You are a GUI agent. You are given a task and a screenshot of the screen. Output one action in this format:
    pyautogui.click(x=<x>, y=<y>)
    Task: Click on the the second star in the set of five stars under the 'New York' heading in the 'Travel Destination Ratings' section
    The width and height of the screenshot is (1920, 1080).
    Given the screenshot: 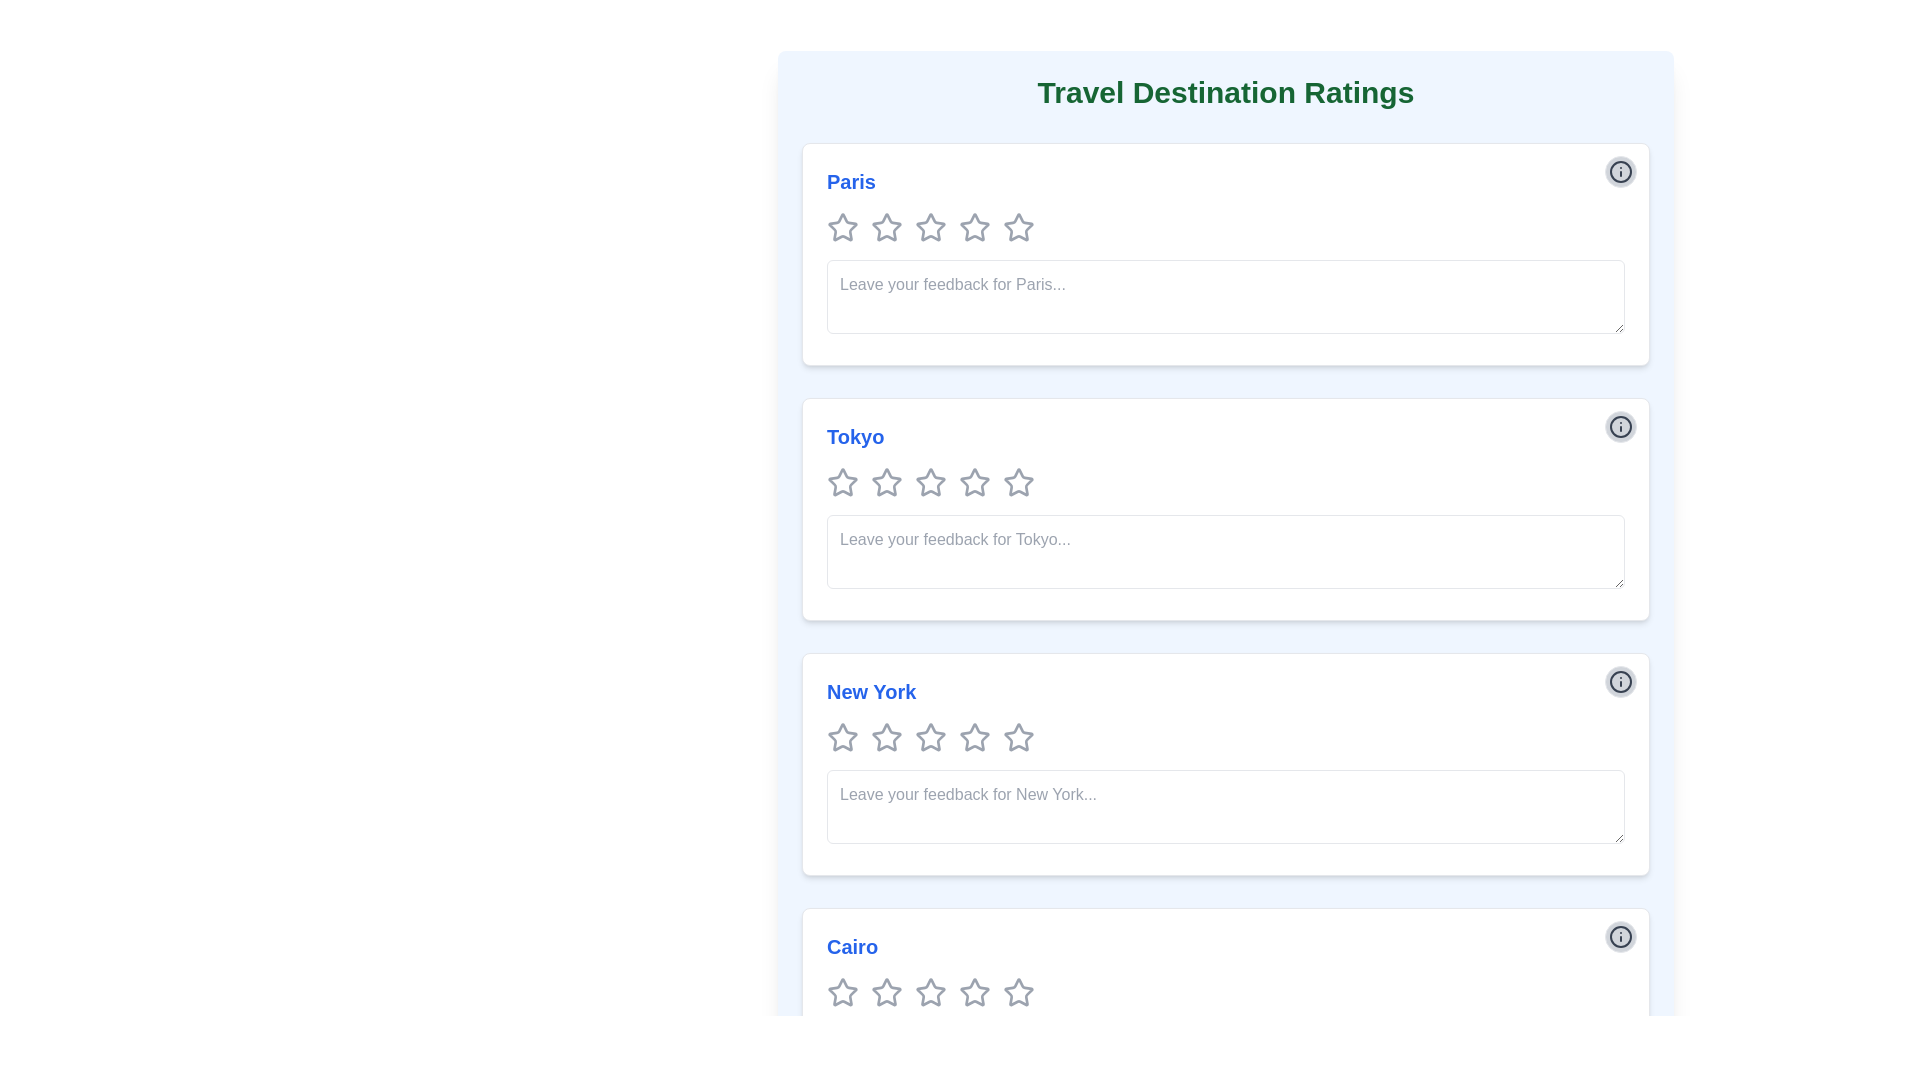 What is the action you would take?
    pyautogui.click(x=886, y=737)
    